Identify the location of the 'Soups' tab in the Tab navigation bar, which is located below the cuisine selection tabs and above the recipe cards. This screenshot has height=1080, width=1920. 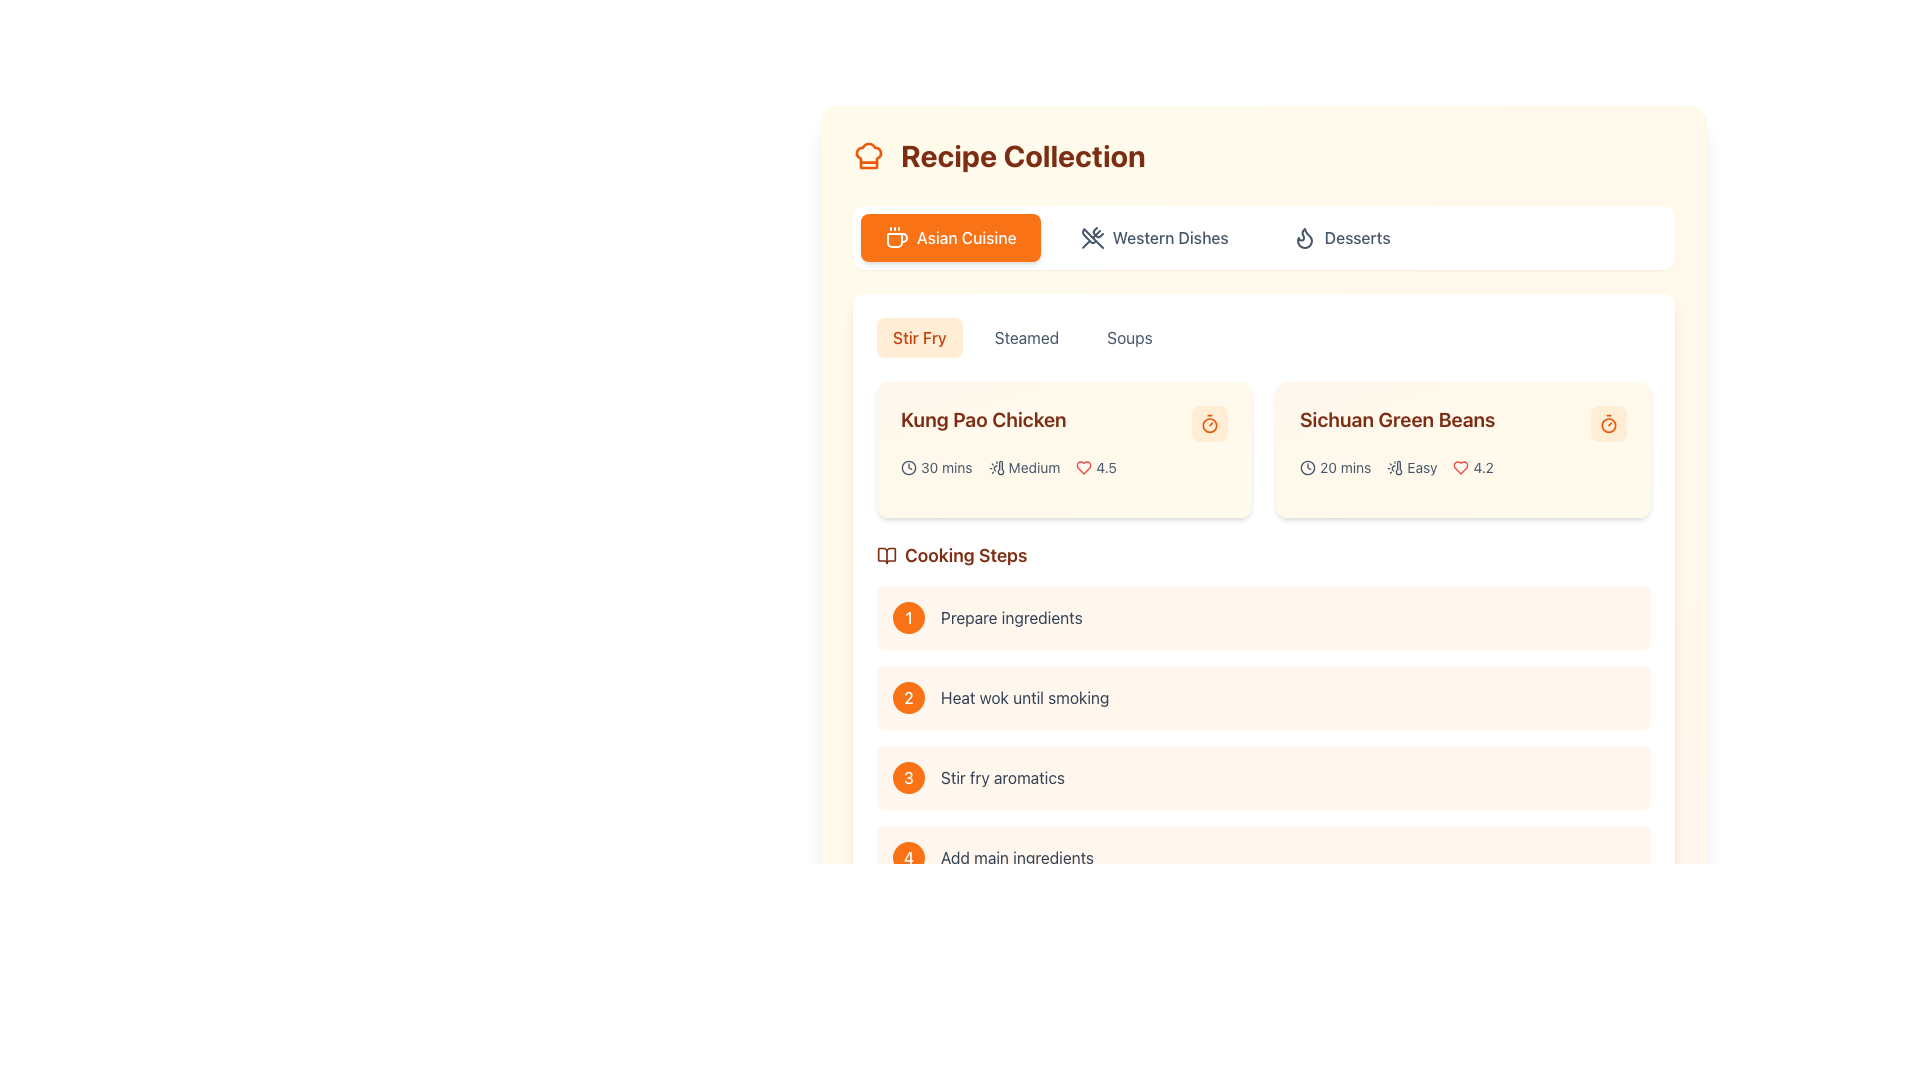
(1262, 337).